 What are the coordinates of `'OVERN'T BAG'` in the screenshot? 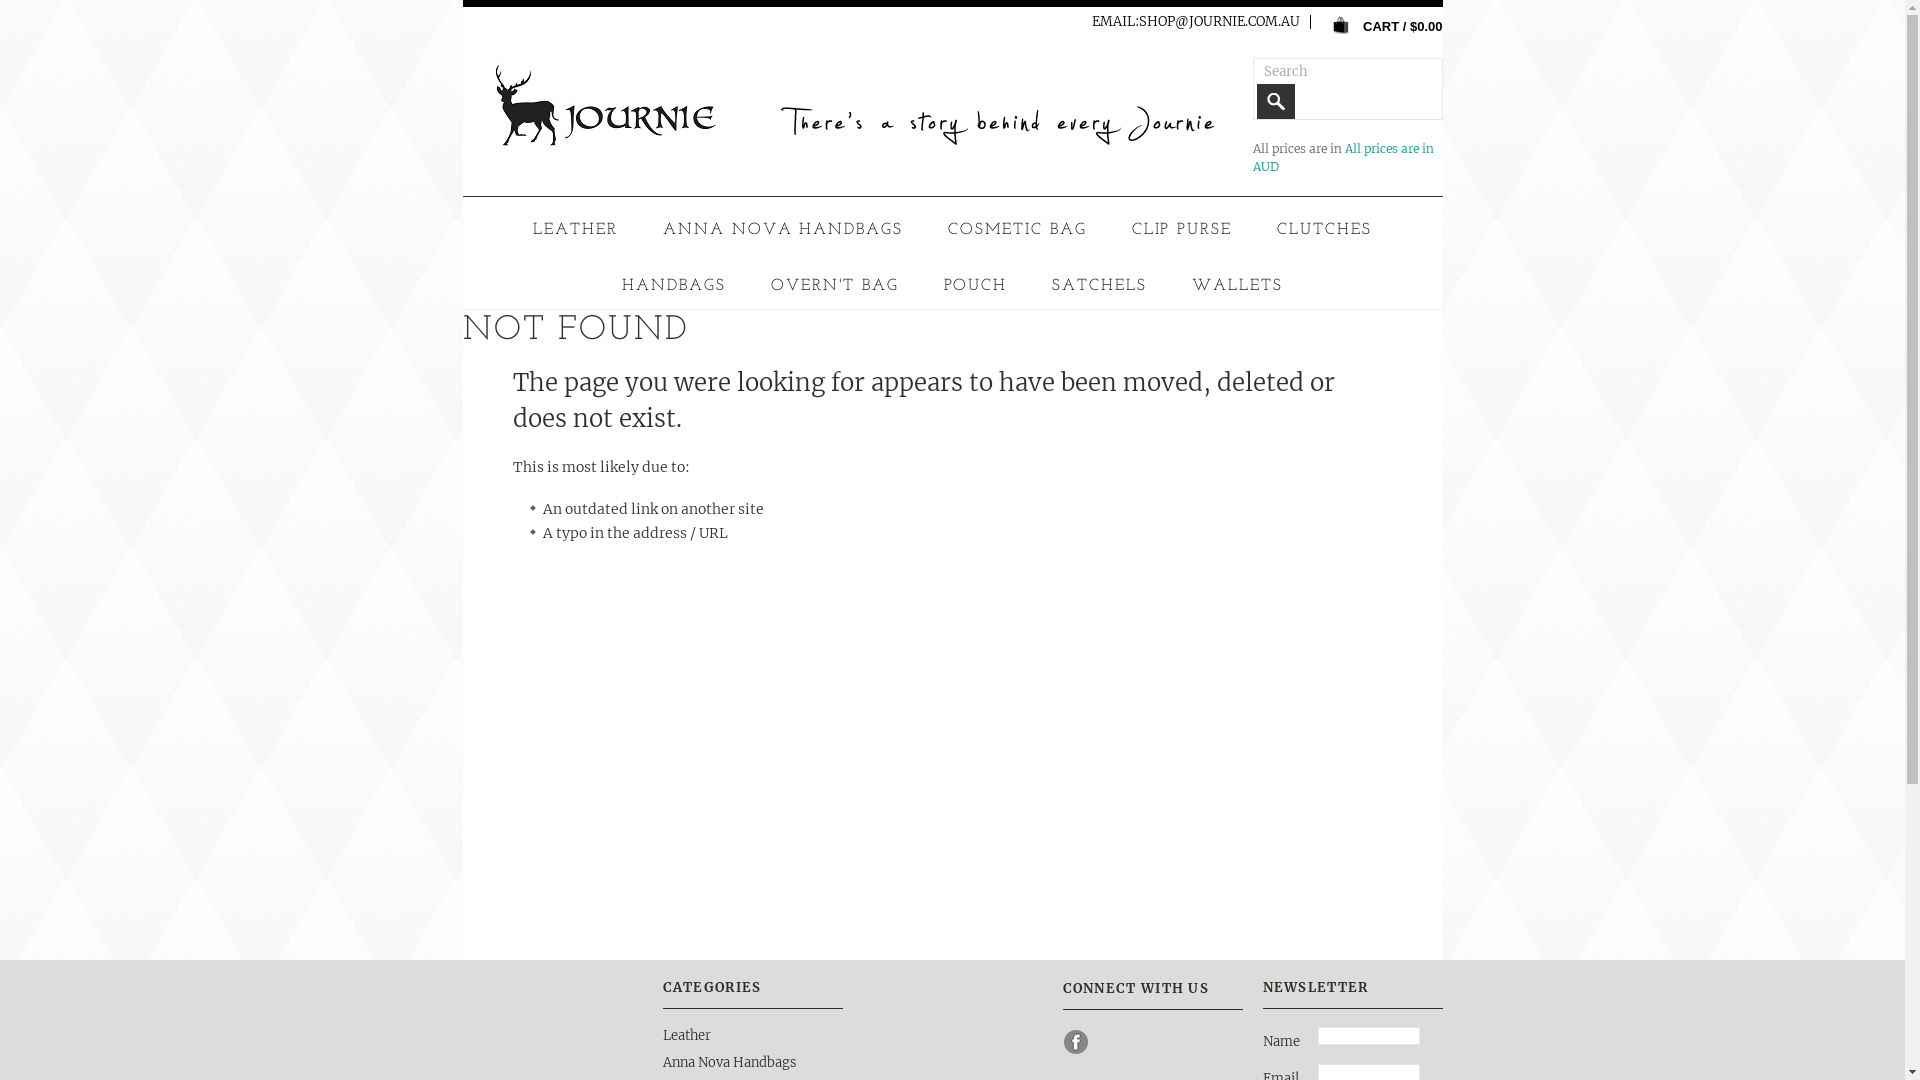 It's located at (835, 285).